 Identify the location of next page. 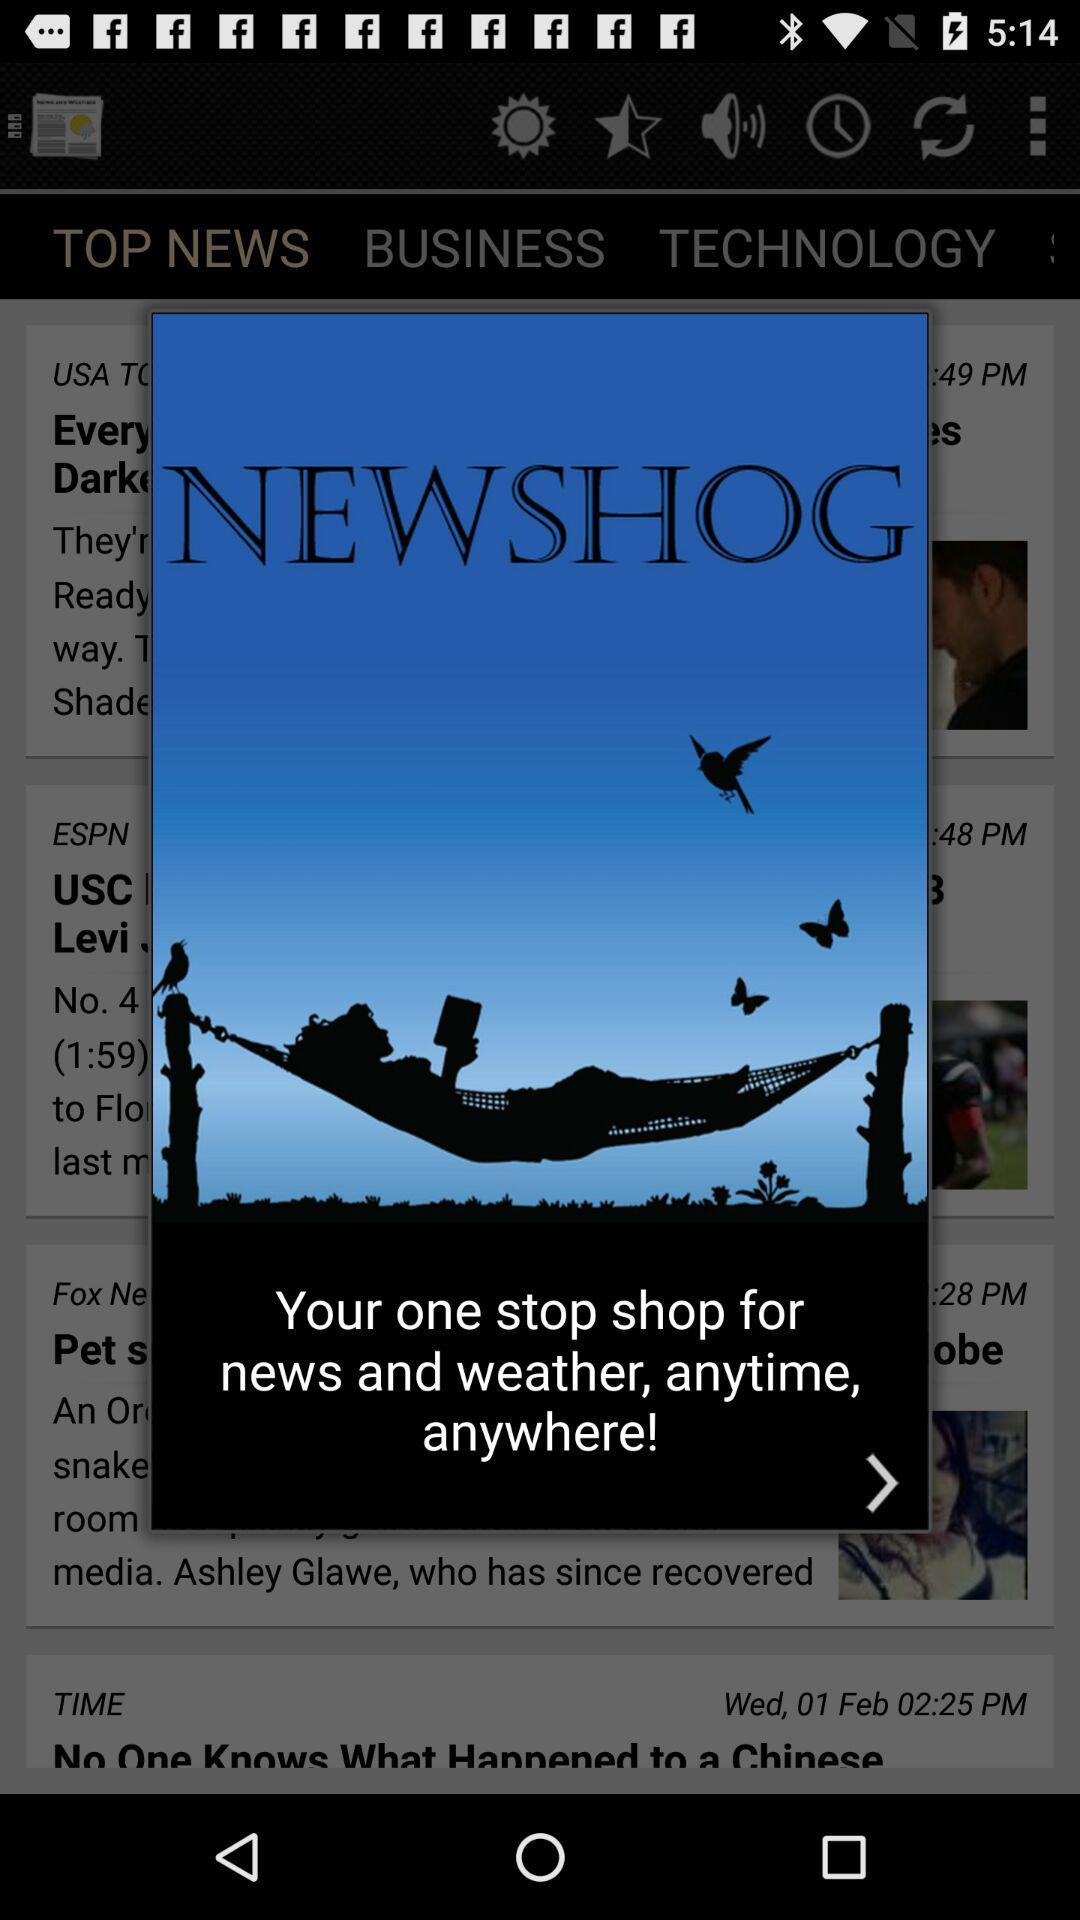
(881, 1483).